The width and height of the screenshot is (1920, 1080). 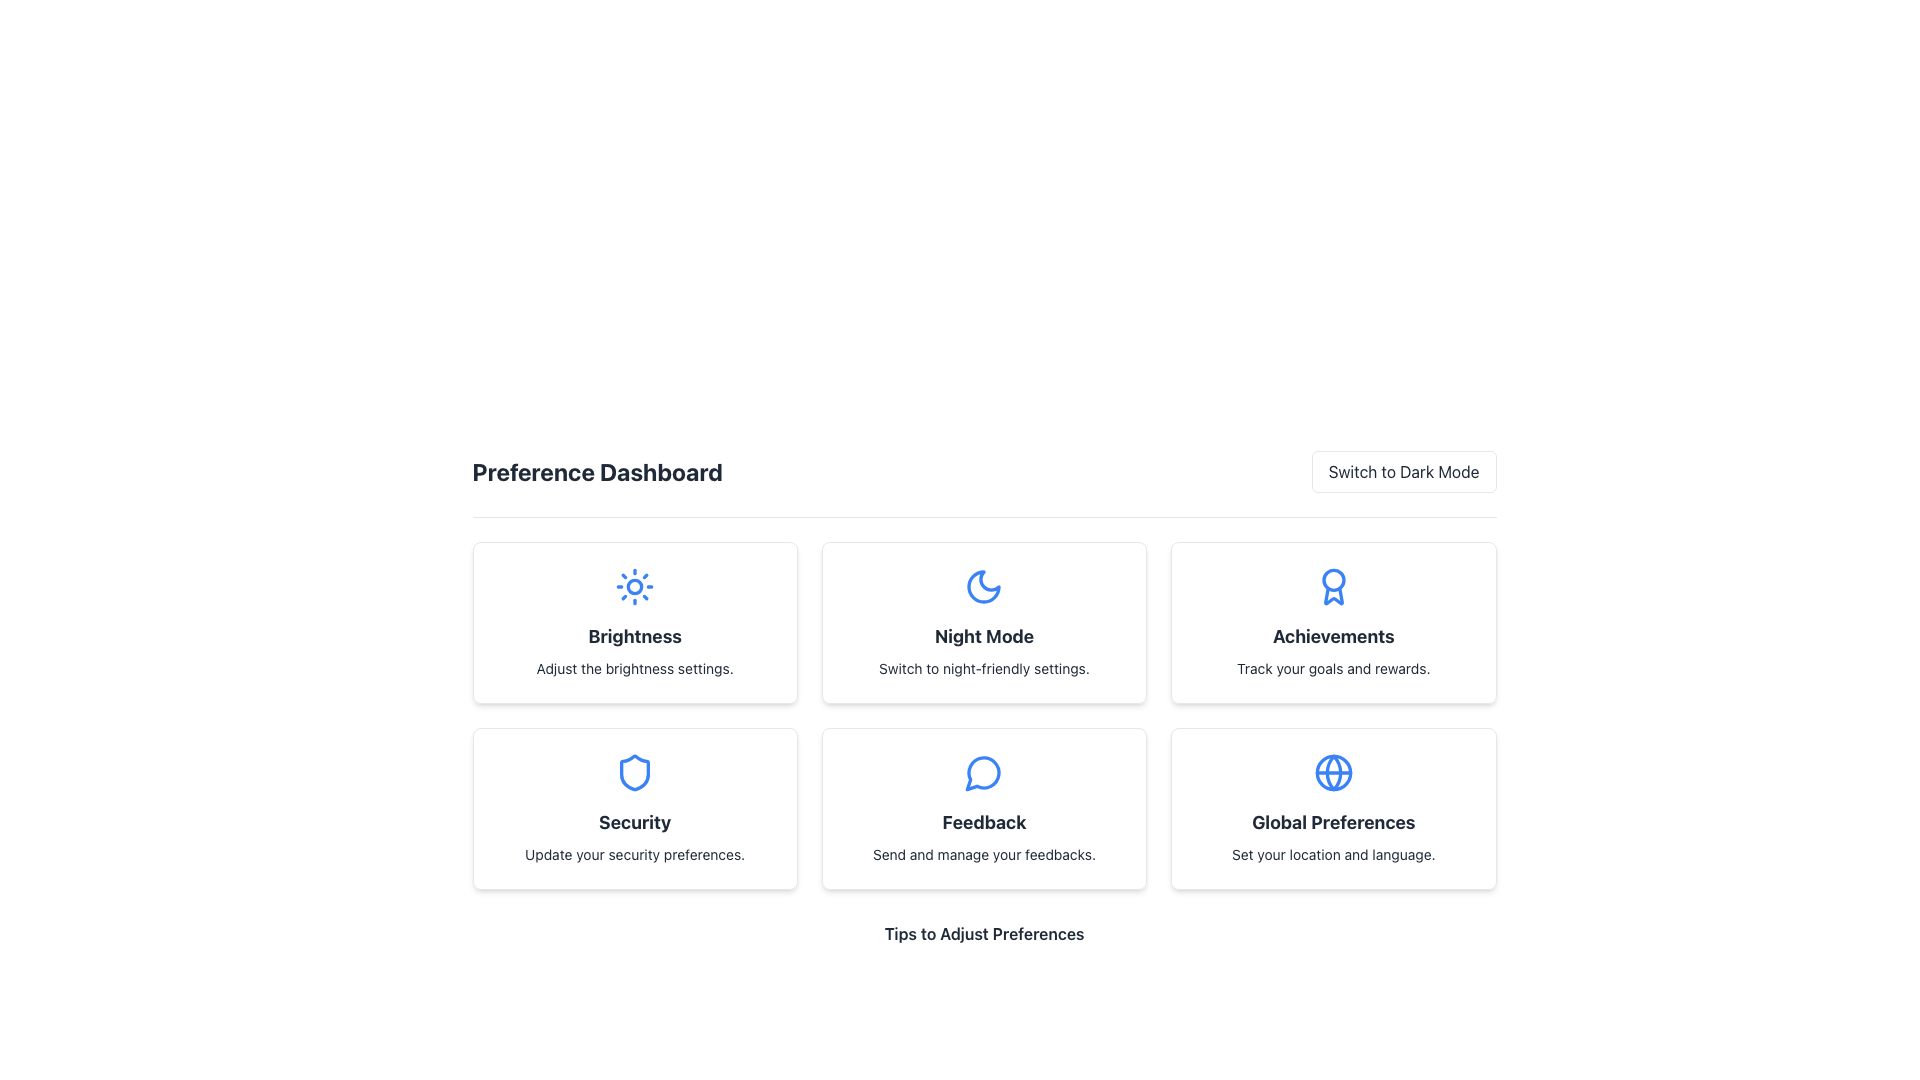 I want to click on the circular blue icon containing a rosette design, located above the 'Achievements' text on the third card in the top row of the grid layout, so click(x=1333, y=585).